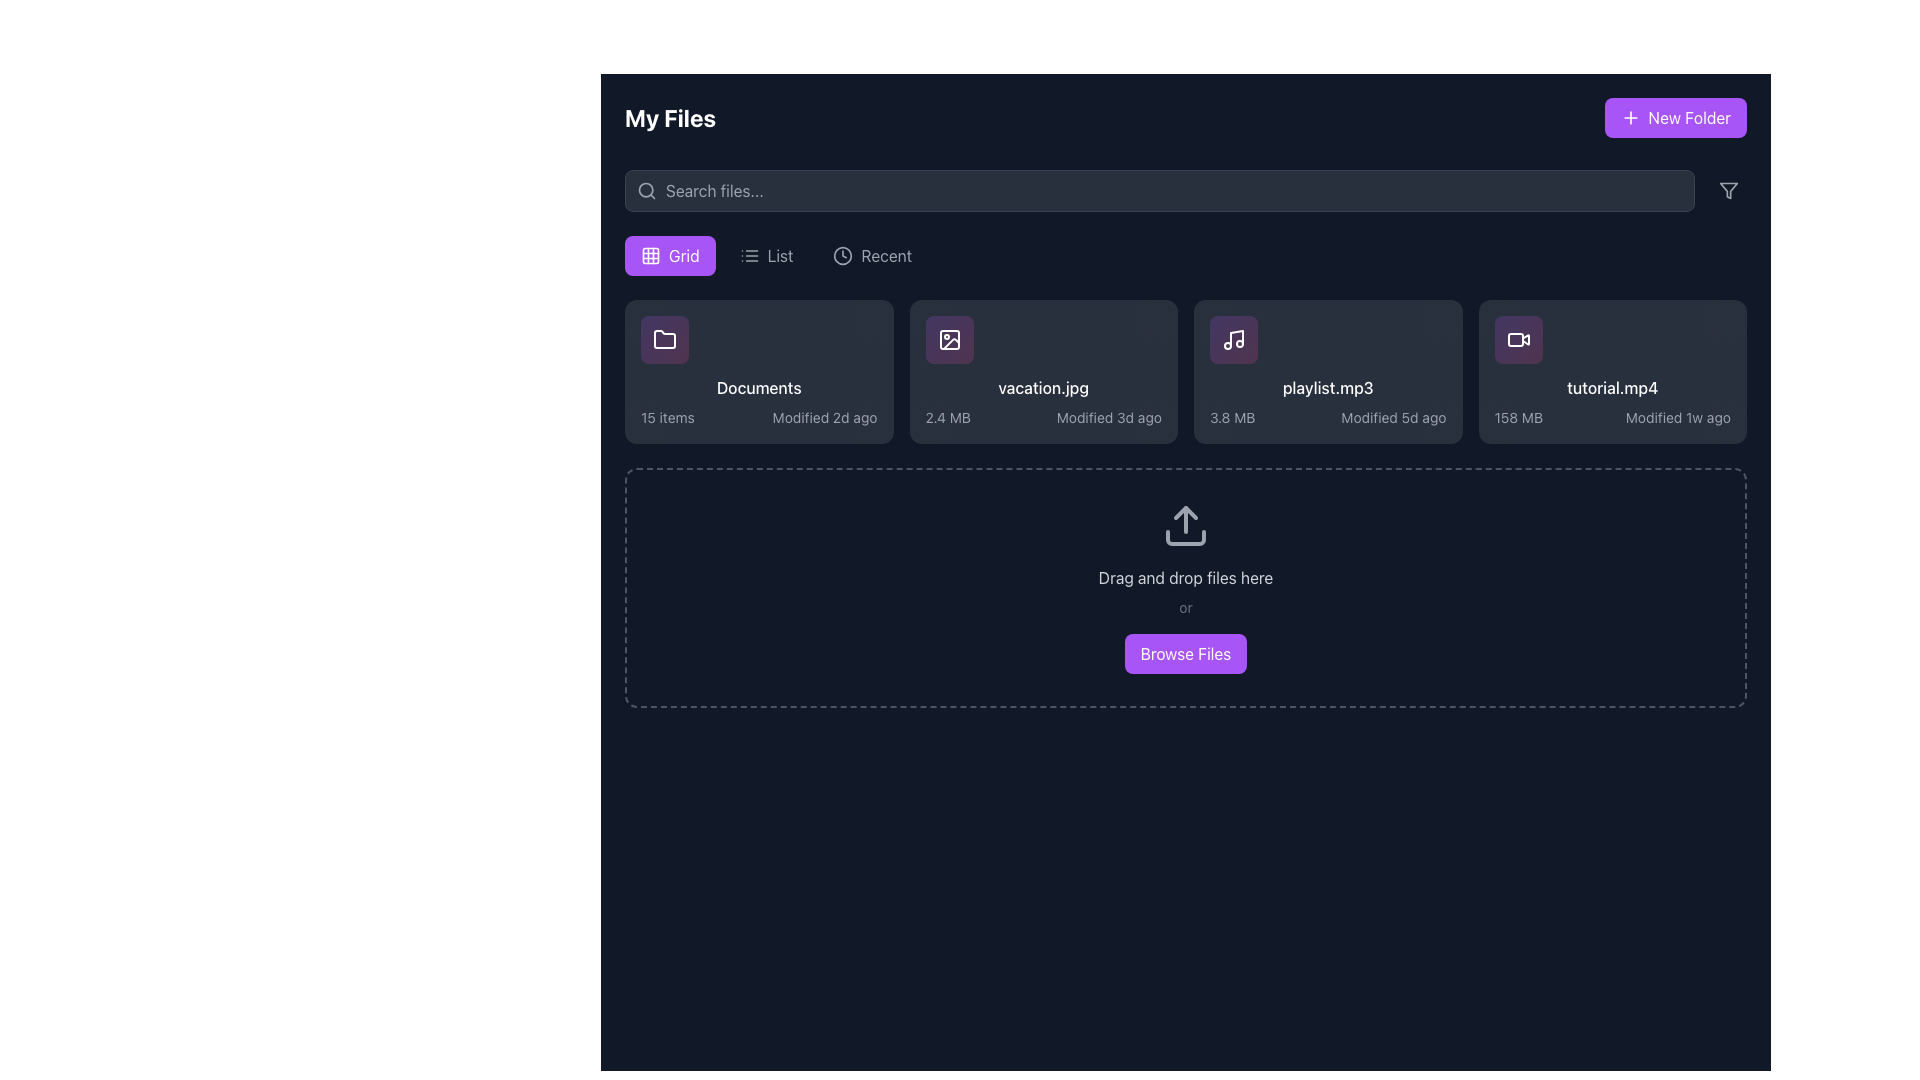 The image size is (1920, 1080). Describe the element at coordinates (1185, 607) in the screenshot. I see `the text label displaying 'or' in light gray color, which is centrally positioned between the 'Drag and drop files here' and 'Browse Files' sections` at that location.